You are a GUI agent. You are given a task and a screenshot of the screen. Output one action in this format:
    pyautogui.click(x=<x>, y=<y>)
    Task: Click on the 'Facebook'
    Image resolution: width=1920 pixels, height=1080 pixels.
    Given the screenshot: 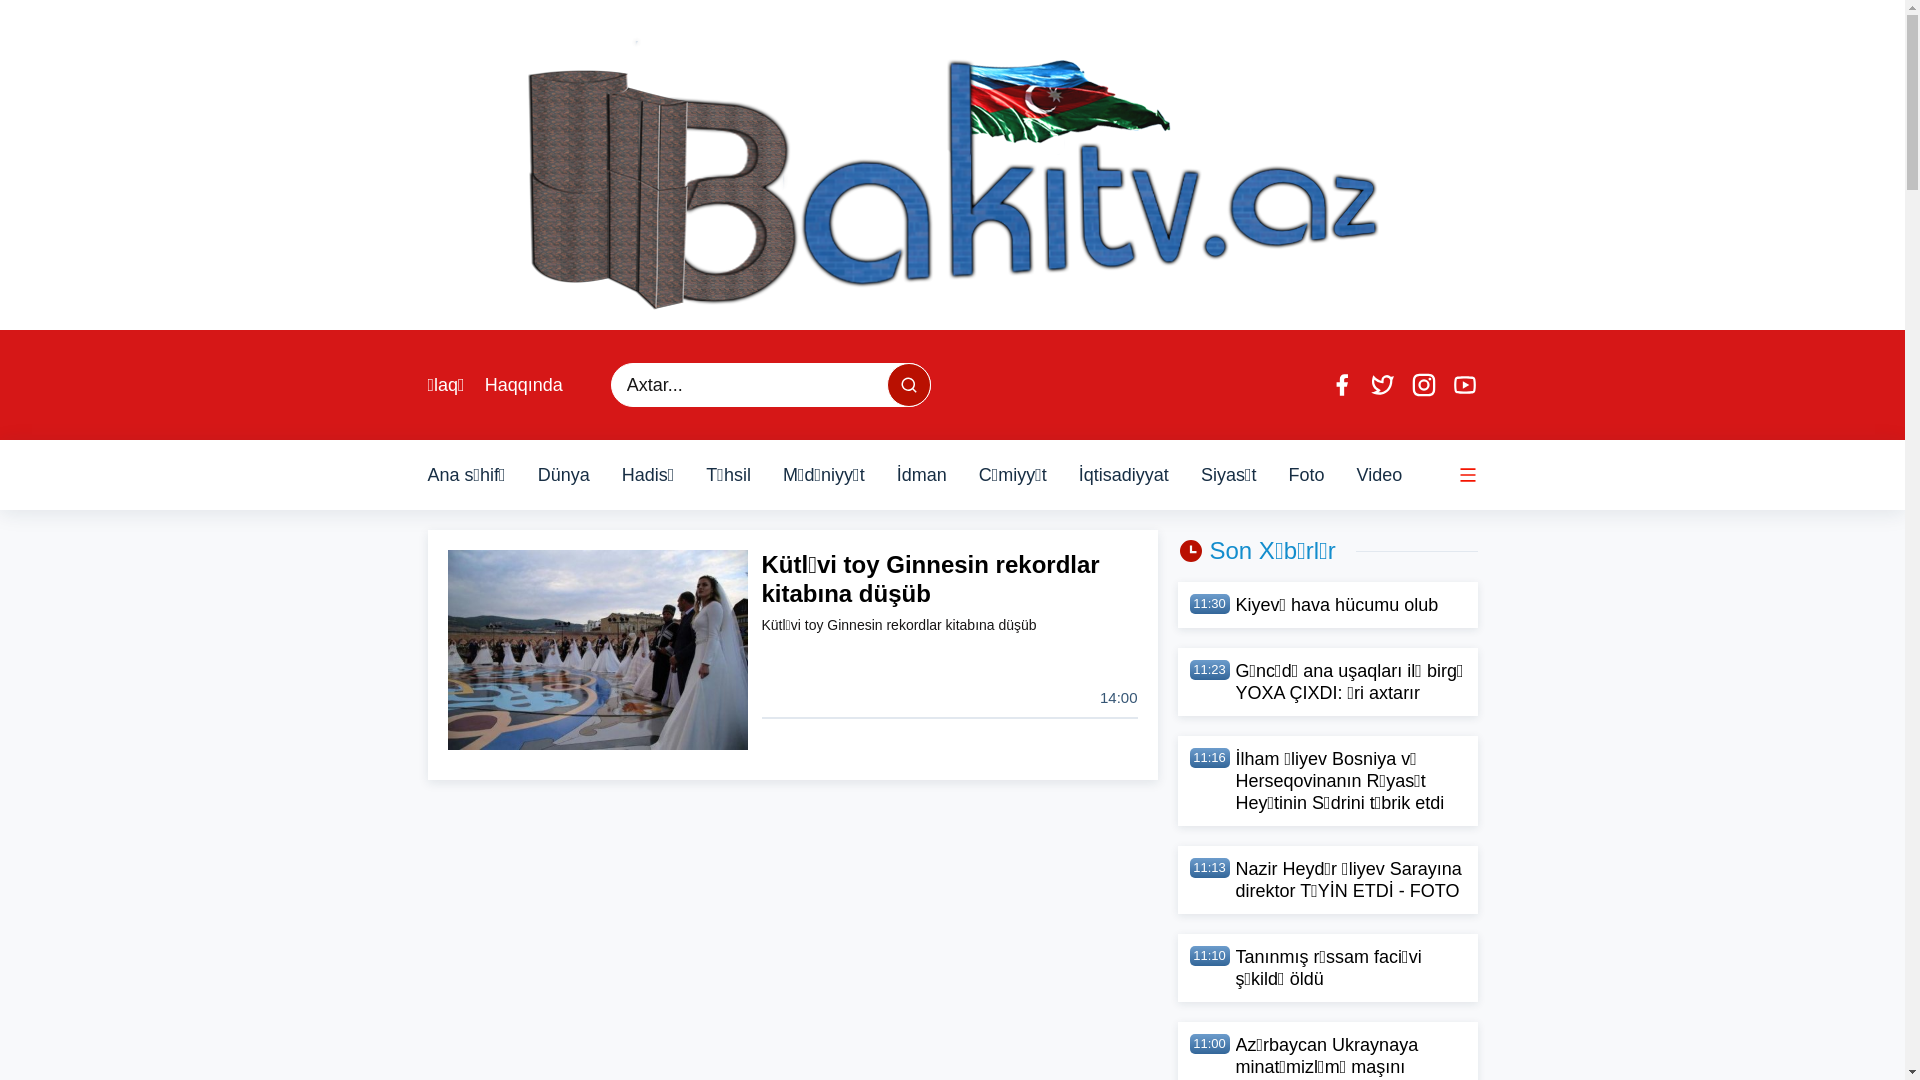 What is the action you would take?
    pyautogui.click(x=1340, y=385)
    